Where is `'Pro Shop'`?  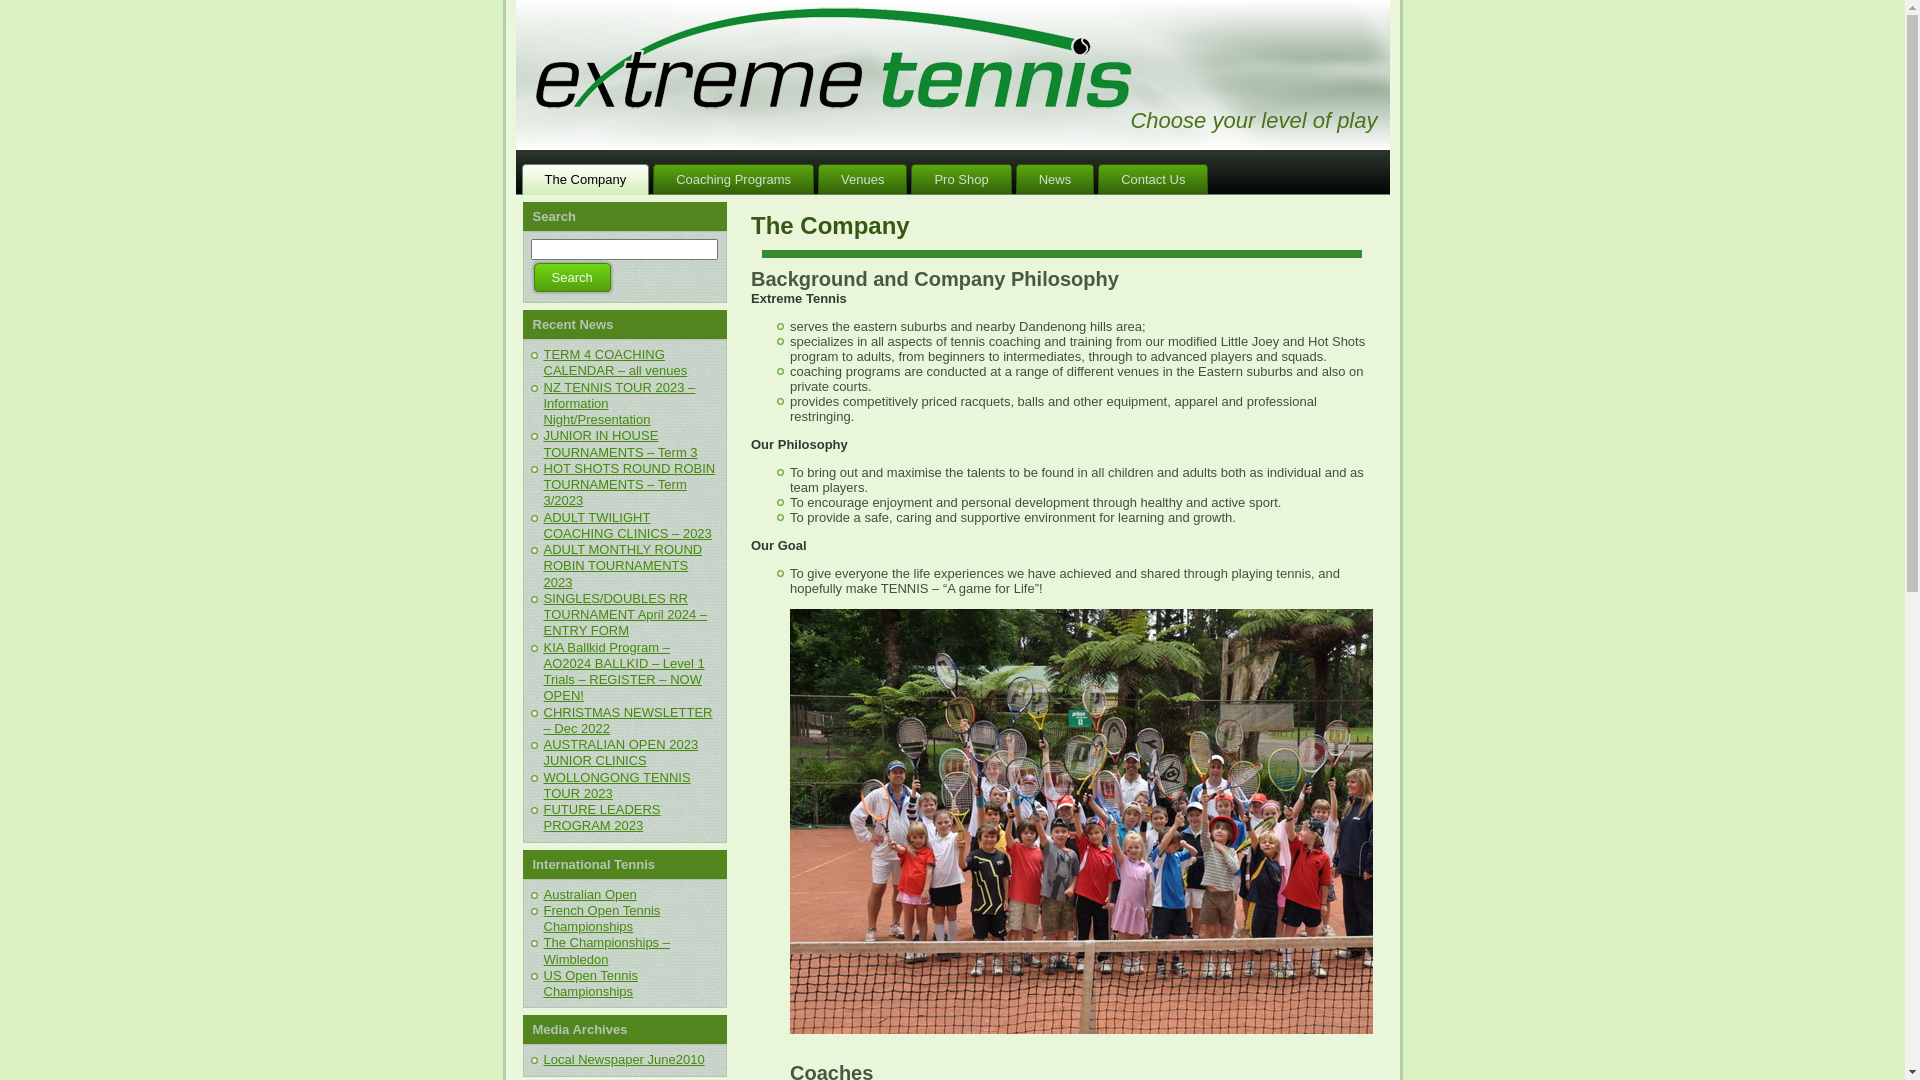
'Pro Shop' is located at coordinates (960, 178).